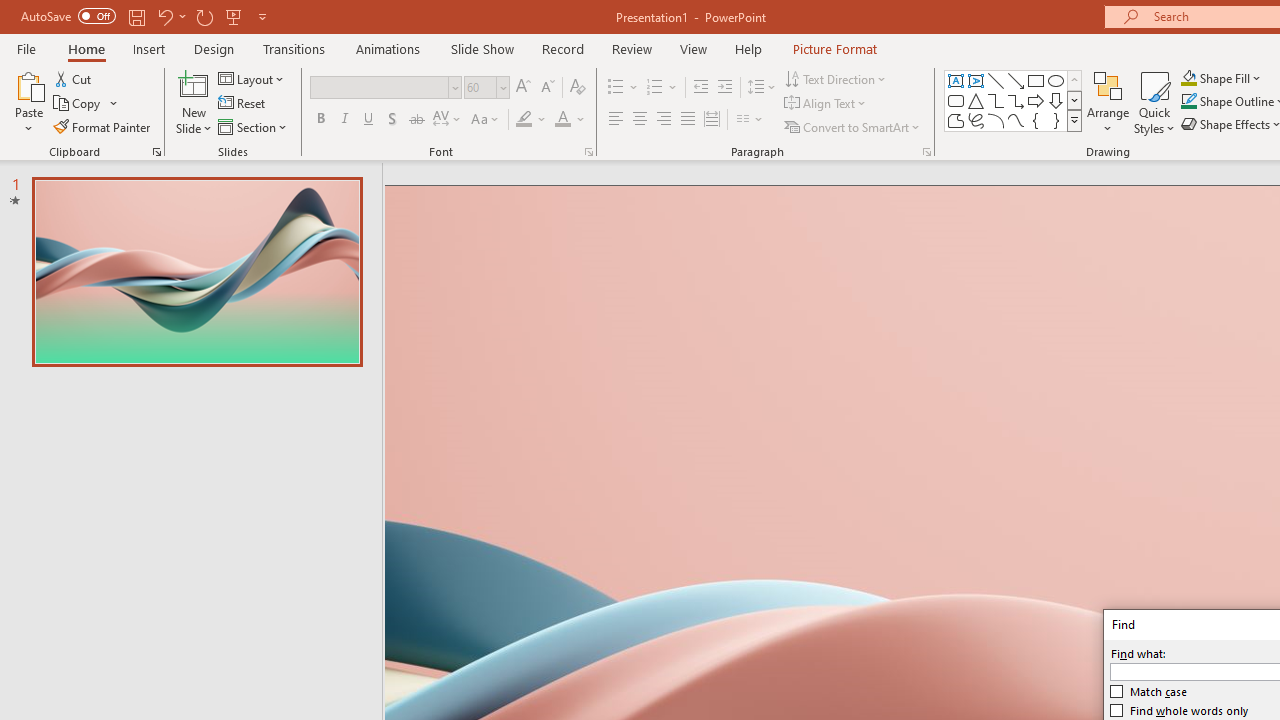 The width and height of the screenshot is (1280, 720). I want to click on 'Section', so click(253, 127).